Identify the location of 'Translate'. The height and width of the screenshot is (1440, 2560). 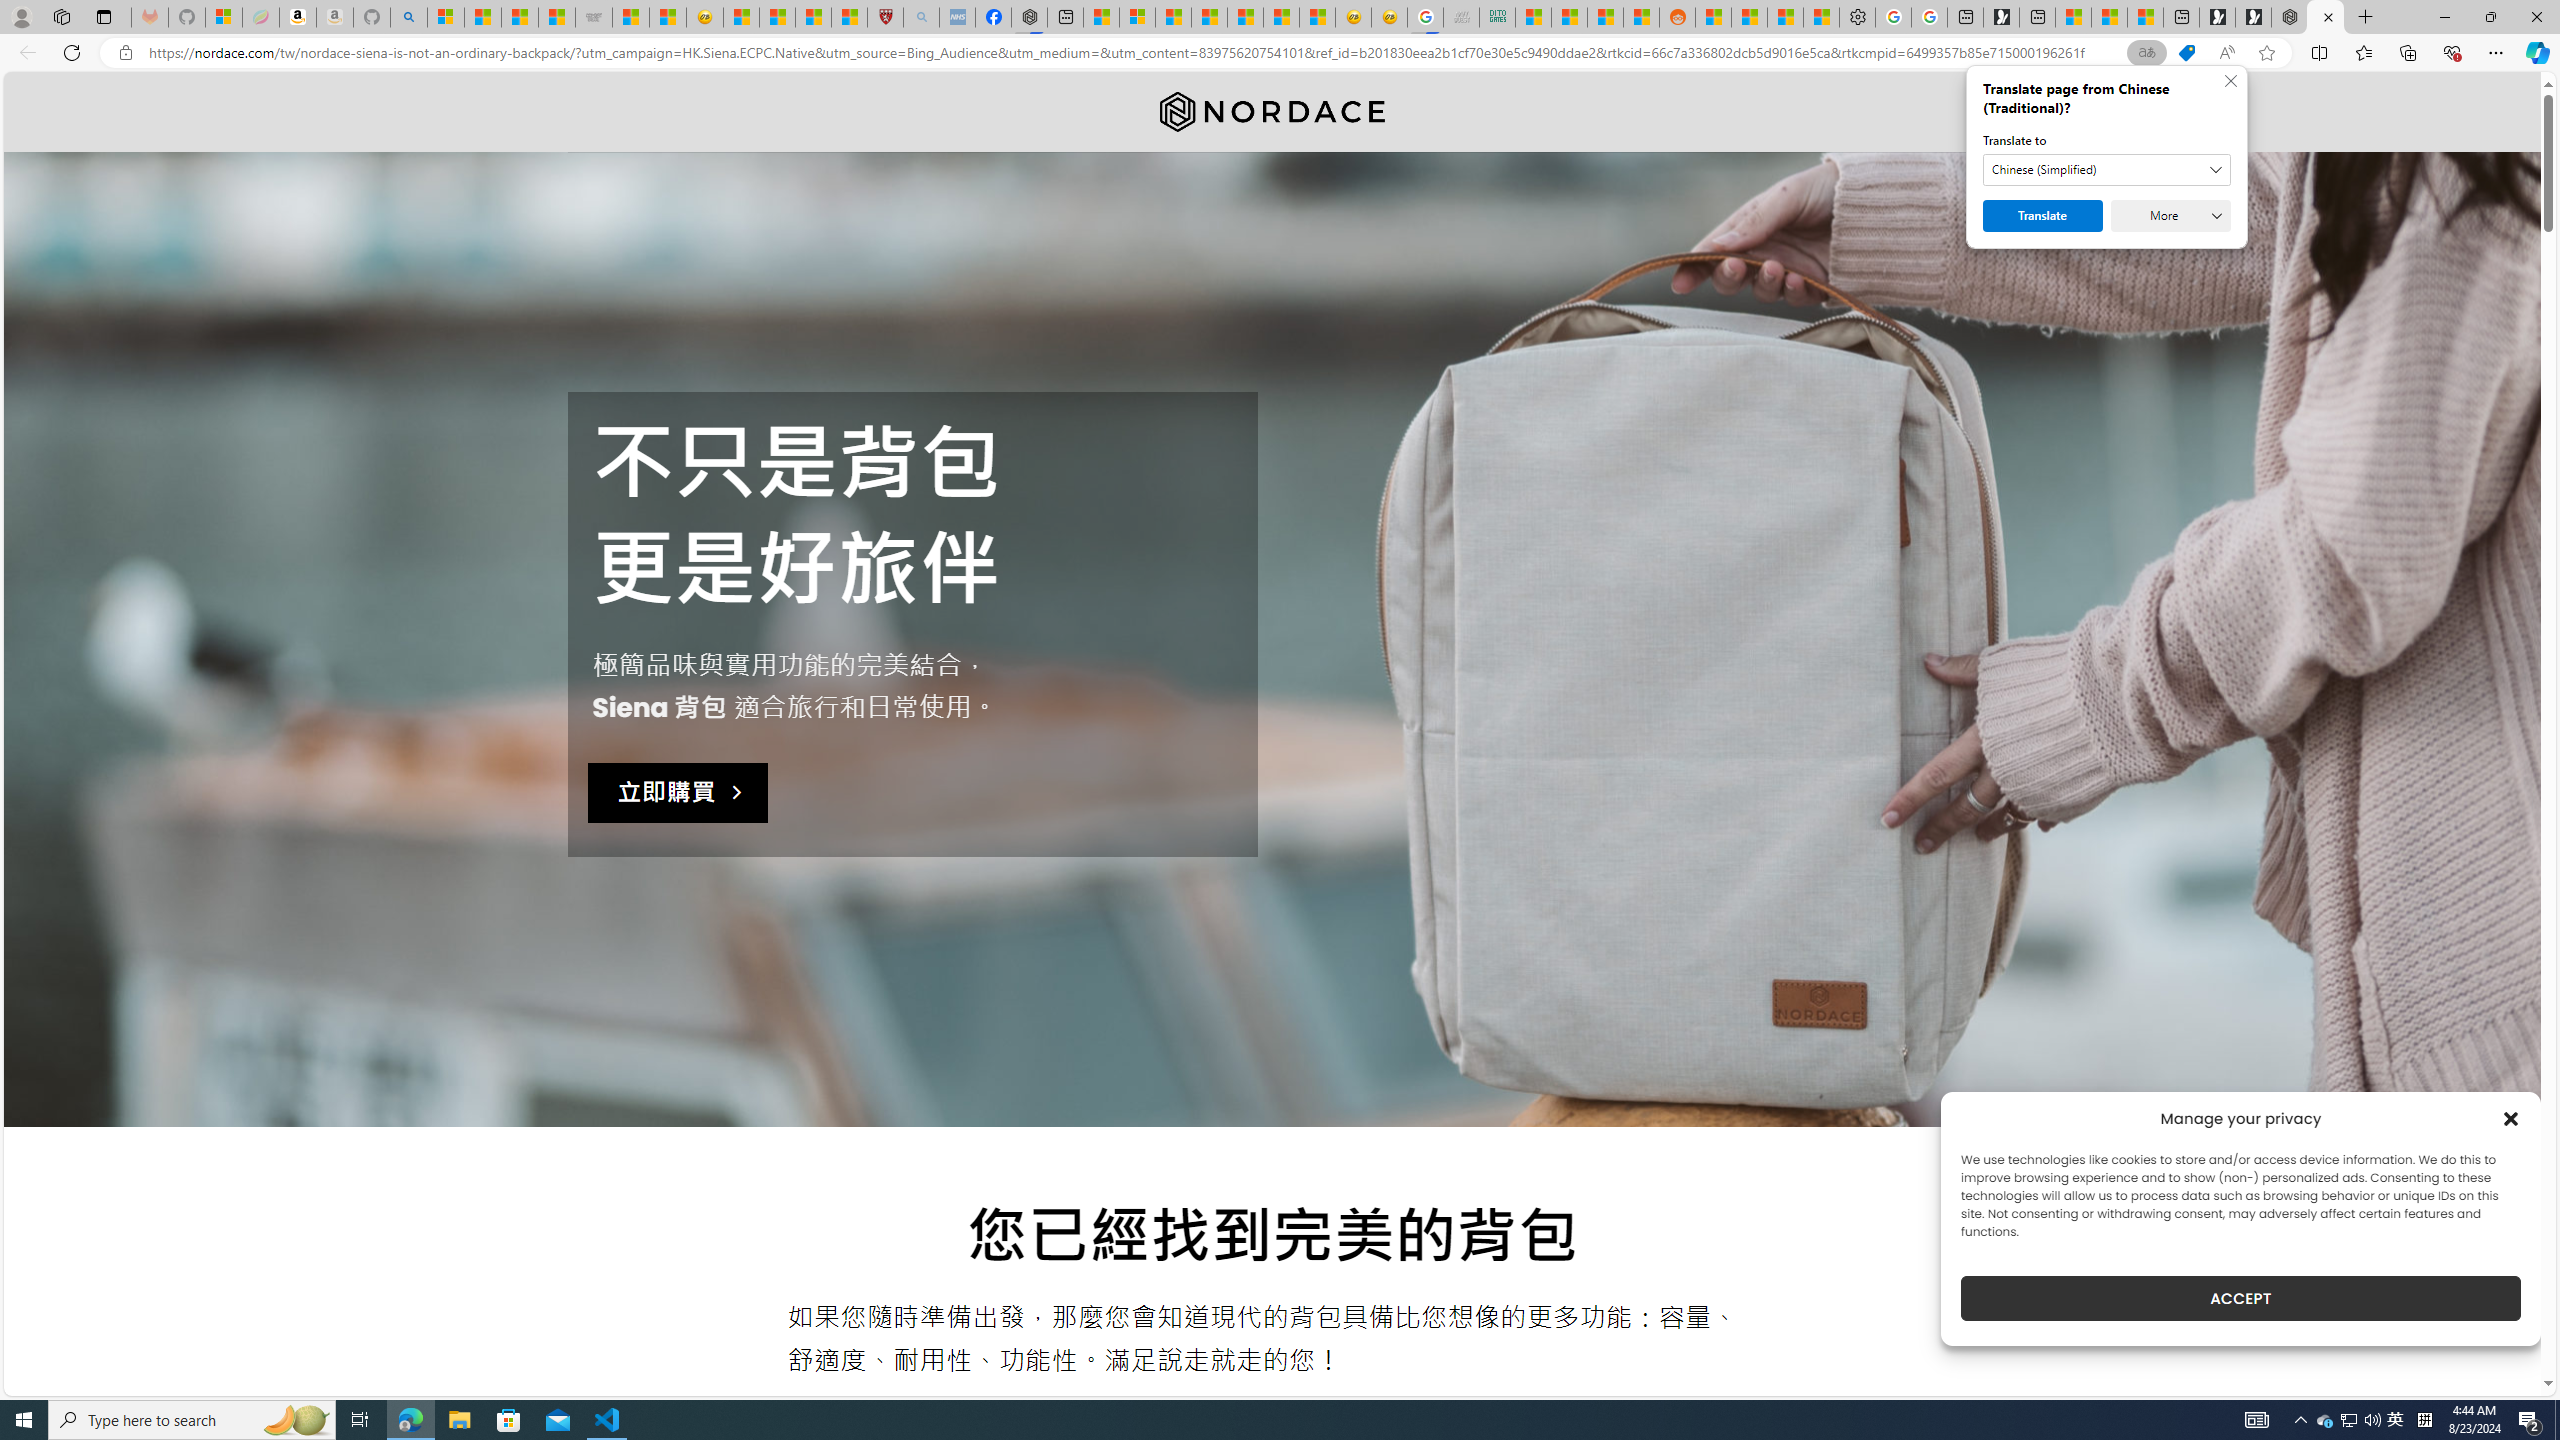
(2042, 215).